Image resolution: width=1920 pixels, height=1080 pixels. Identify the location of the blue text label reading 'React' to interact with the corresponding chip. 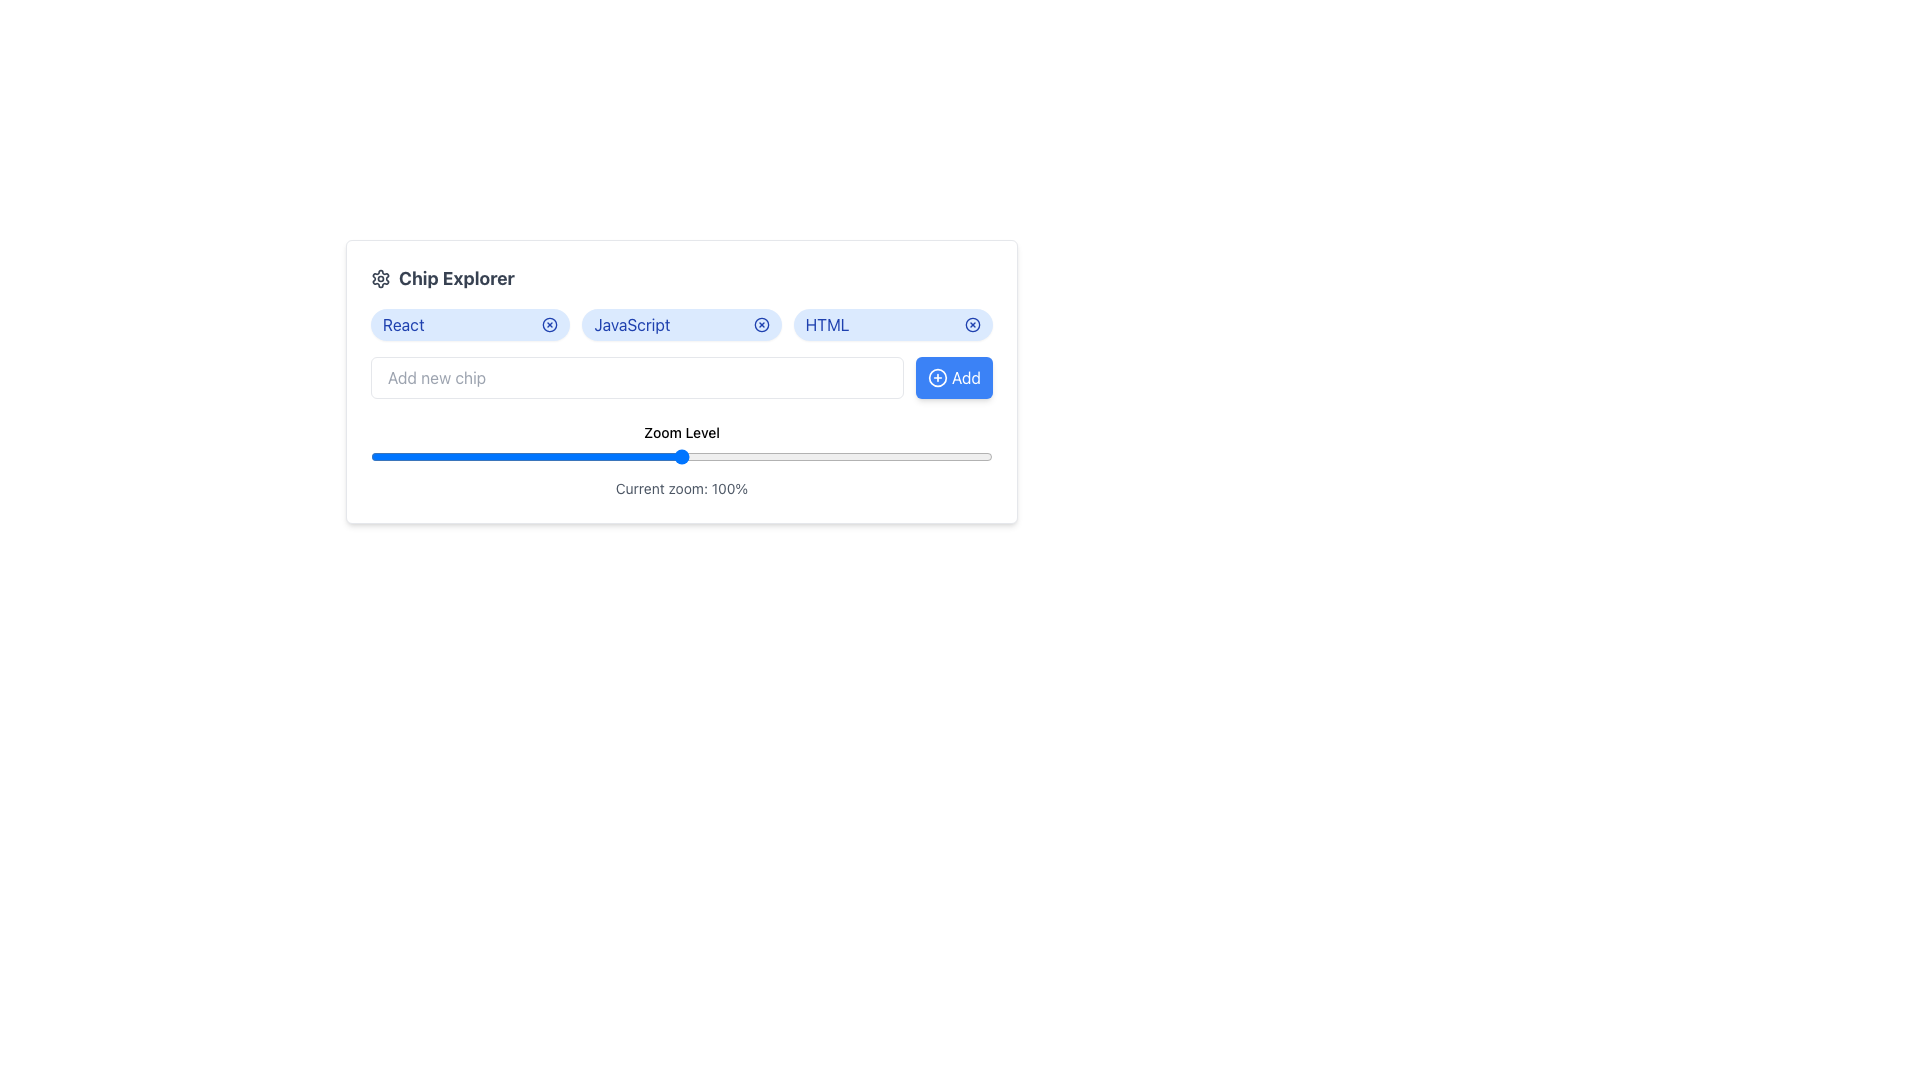
(402, 323).